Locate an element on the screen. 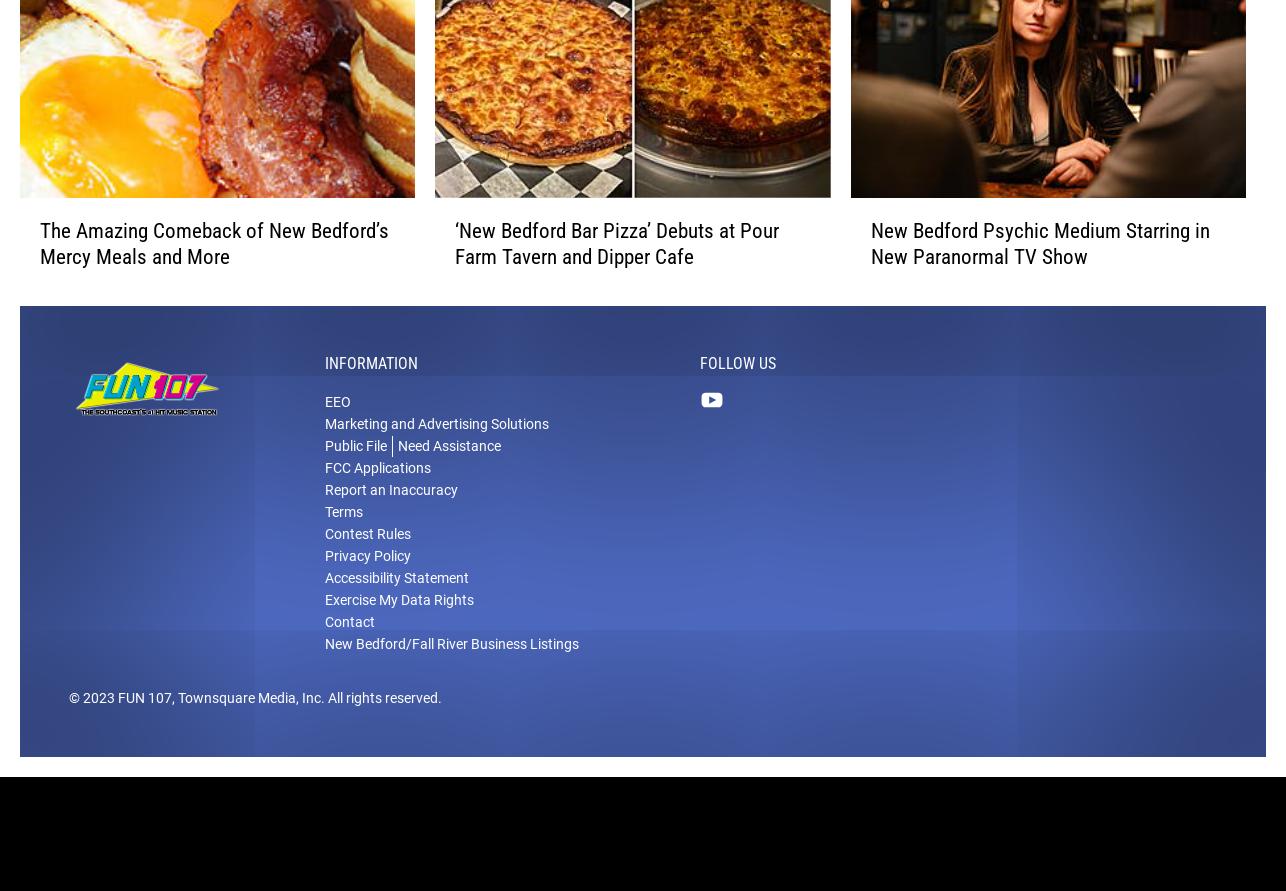  'EEO' is located at coordinates (323, 428).